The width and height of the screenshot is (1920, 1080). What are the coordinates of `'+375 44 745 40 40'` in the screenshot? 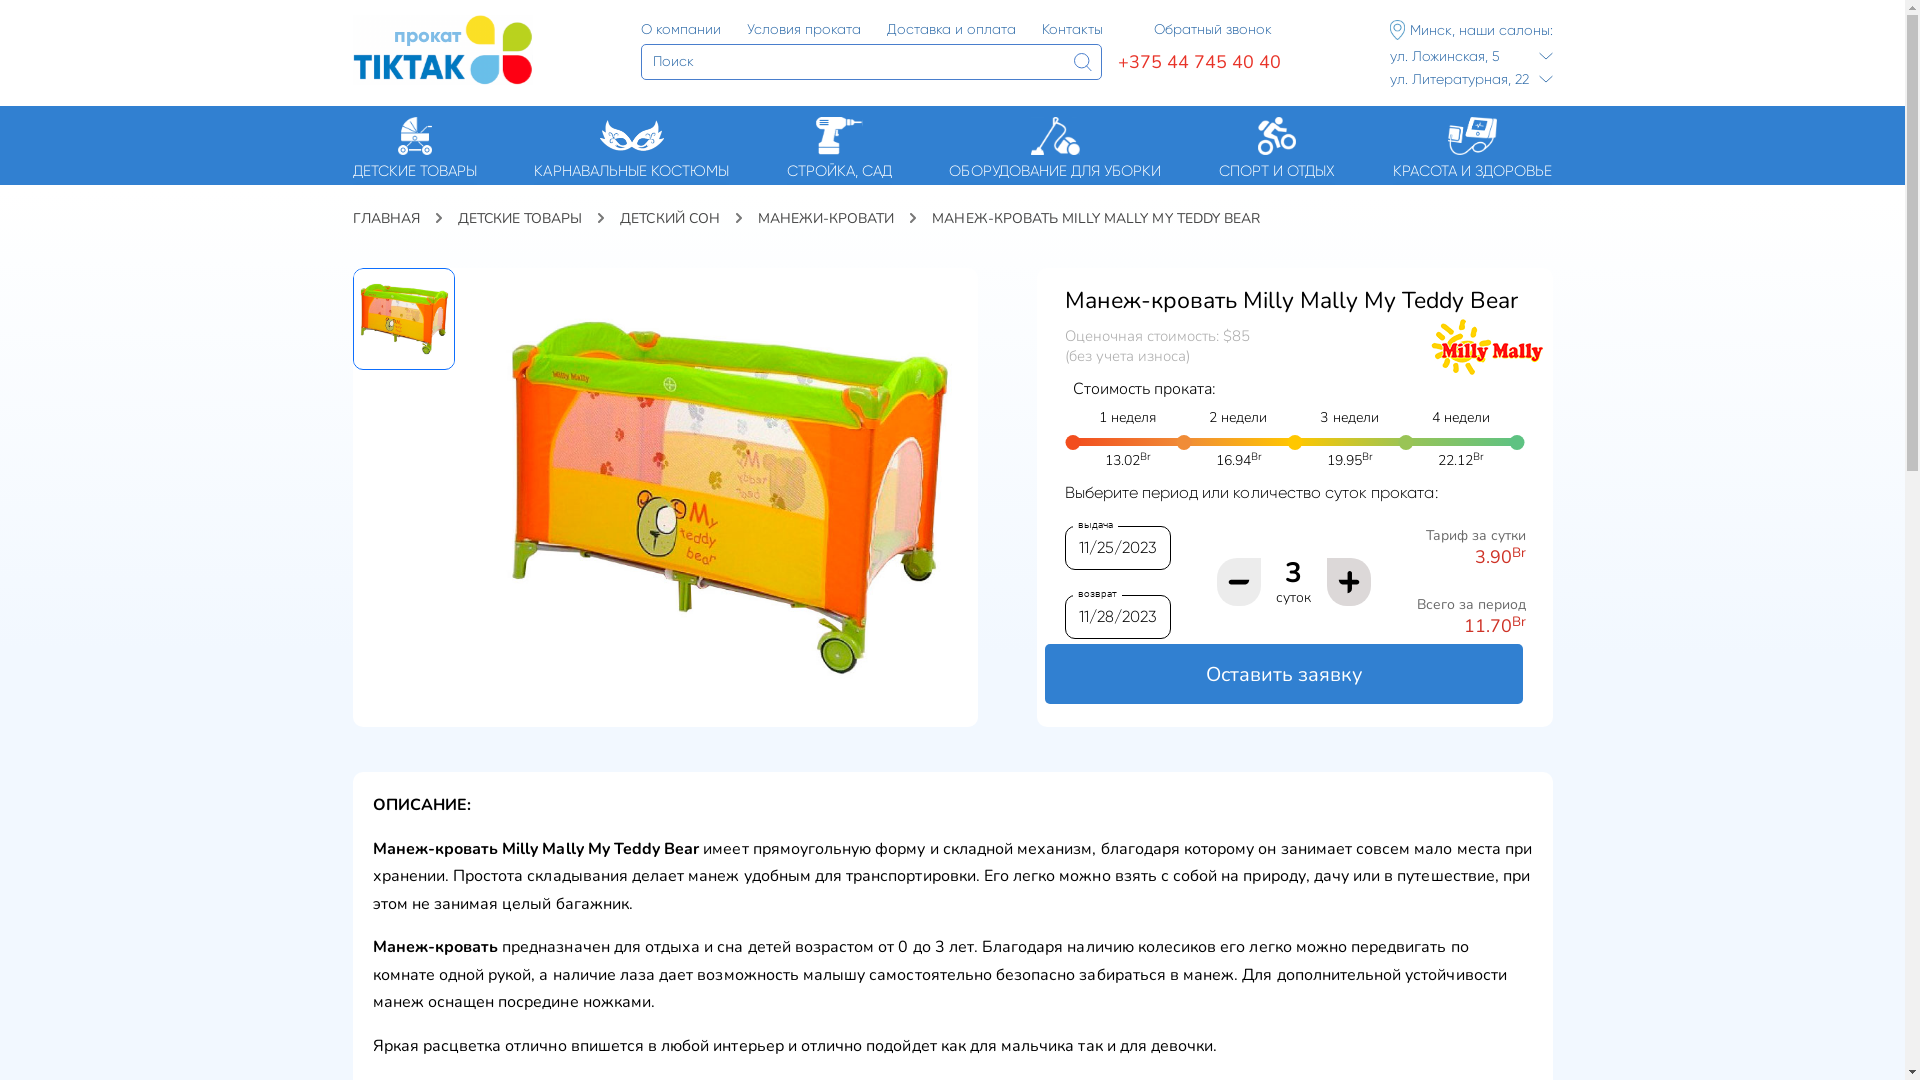 It's located at (1199, 61).